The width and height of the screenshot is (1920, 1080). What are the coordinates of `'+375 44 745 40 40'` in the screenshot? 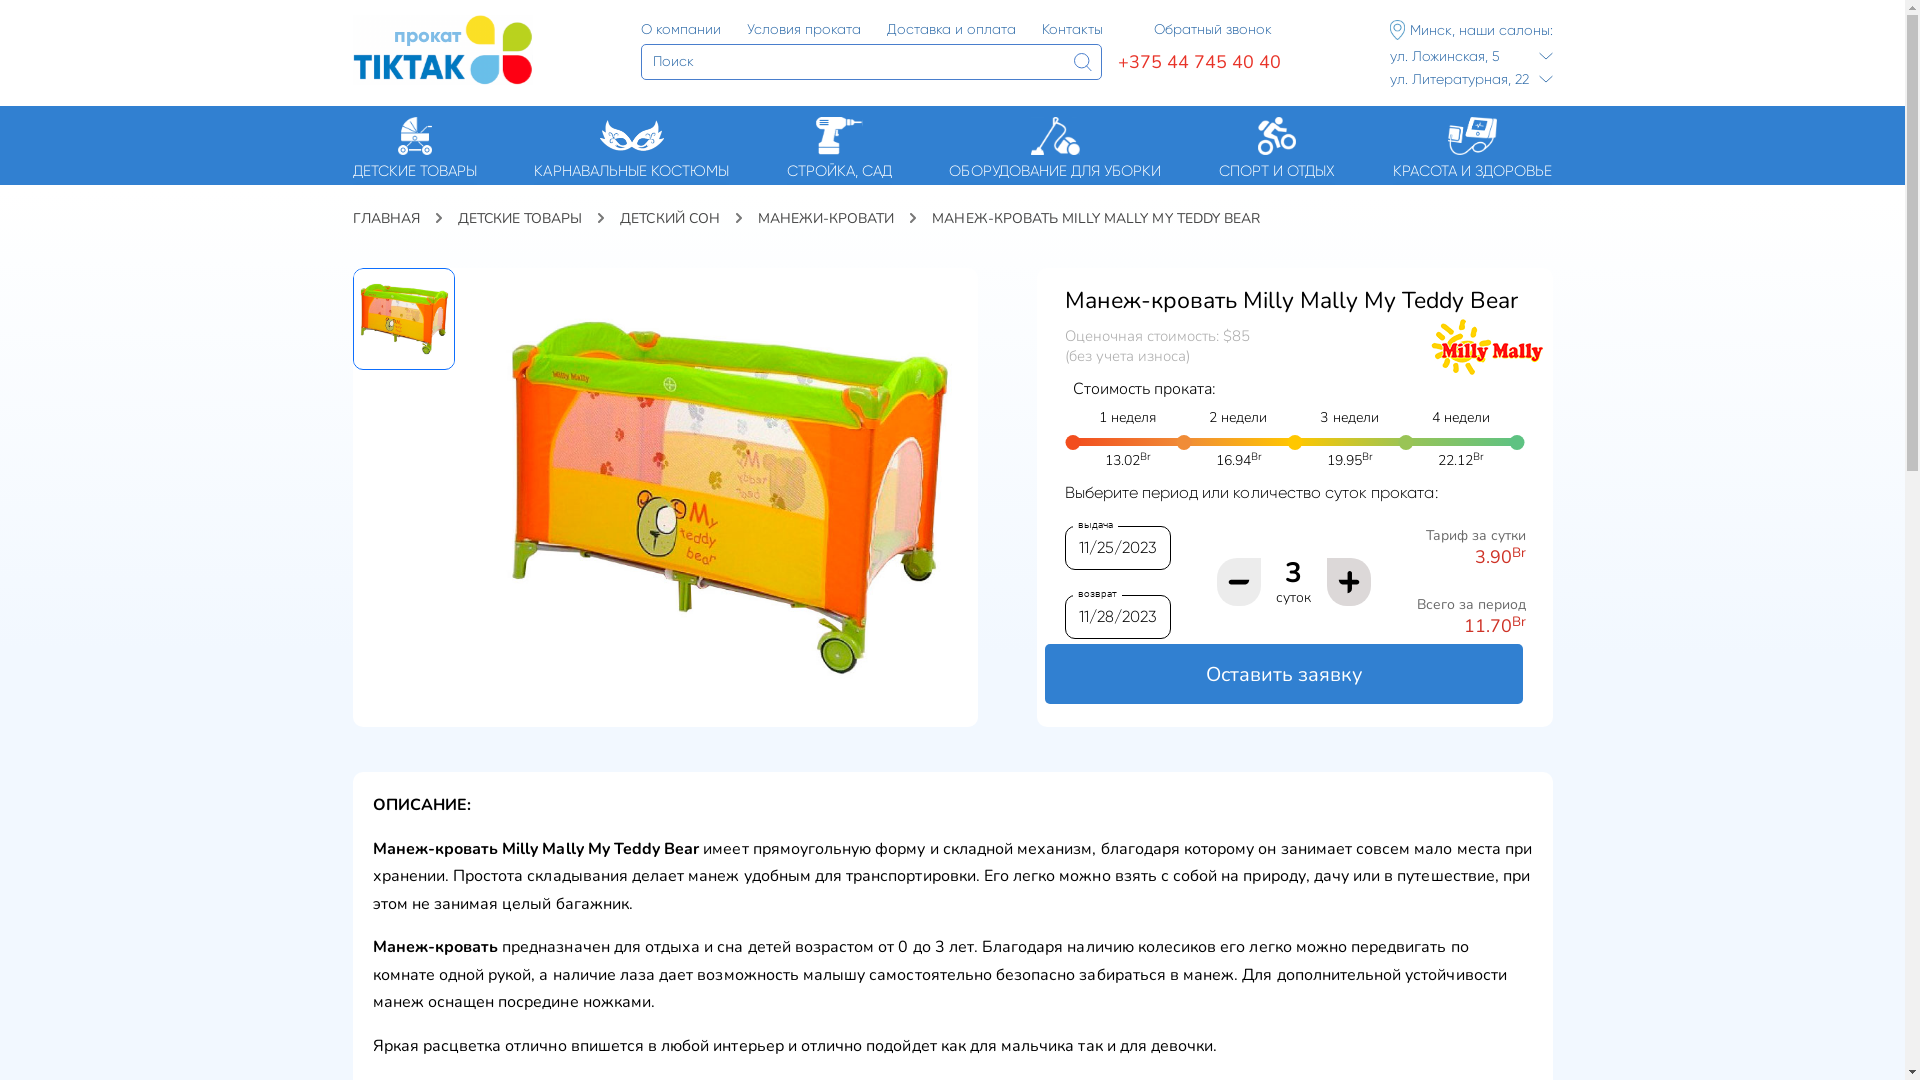 It's located at (1199, 61).